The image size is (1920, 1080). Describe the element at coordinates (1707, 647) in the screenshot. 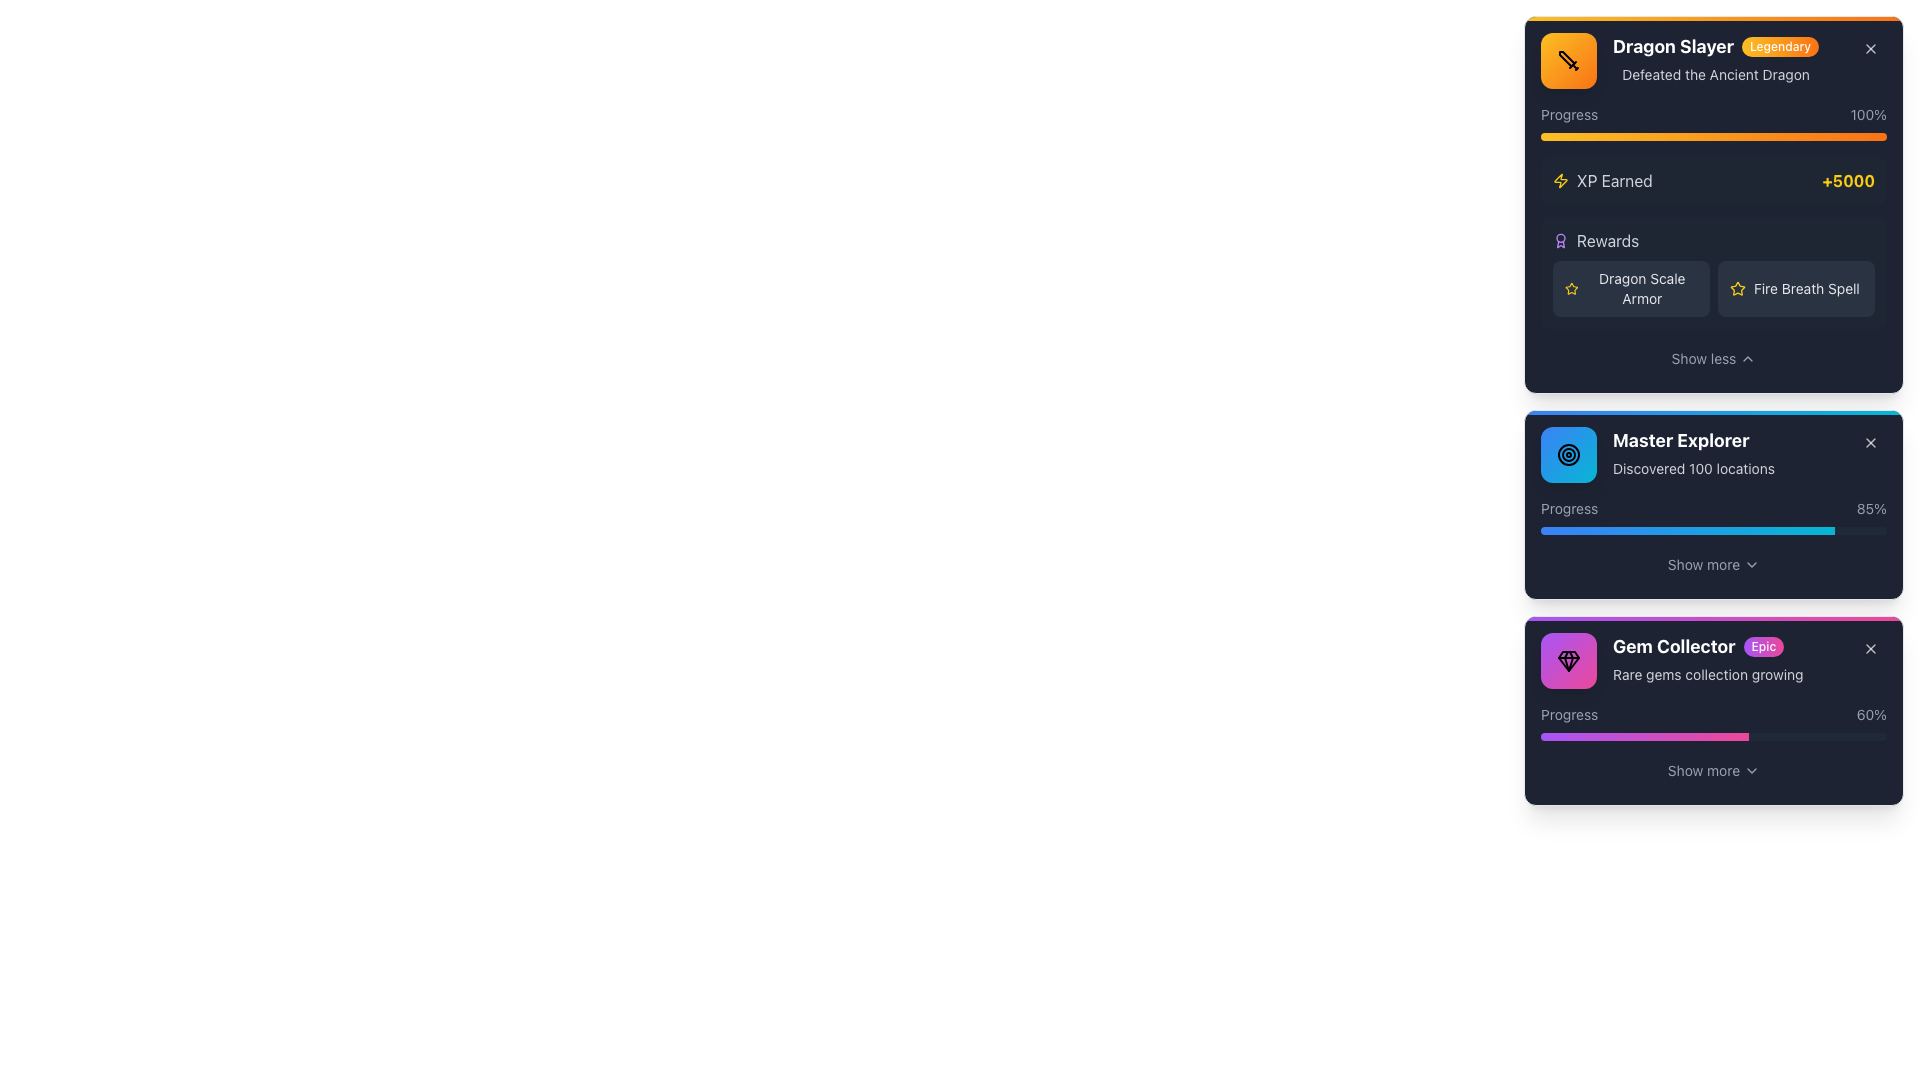

I see `the 'Gem Collector' text label with the 'Epic' badge by moving the cursor to its center point` at that location.